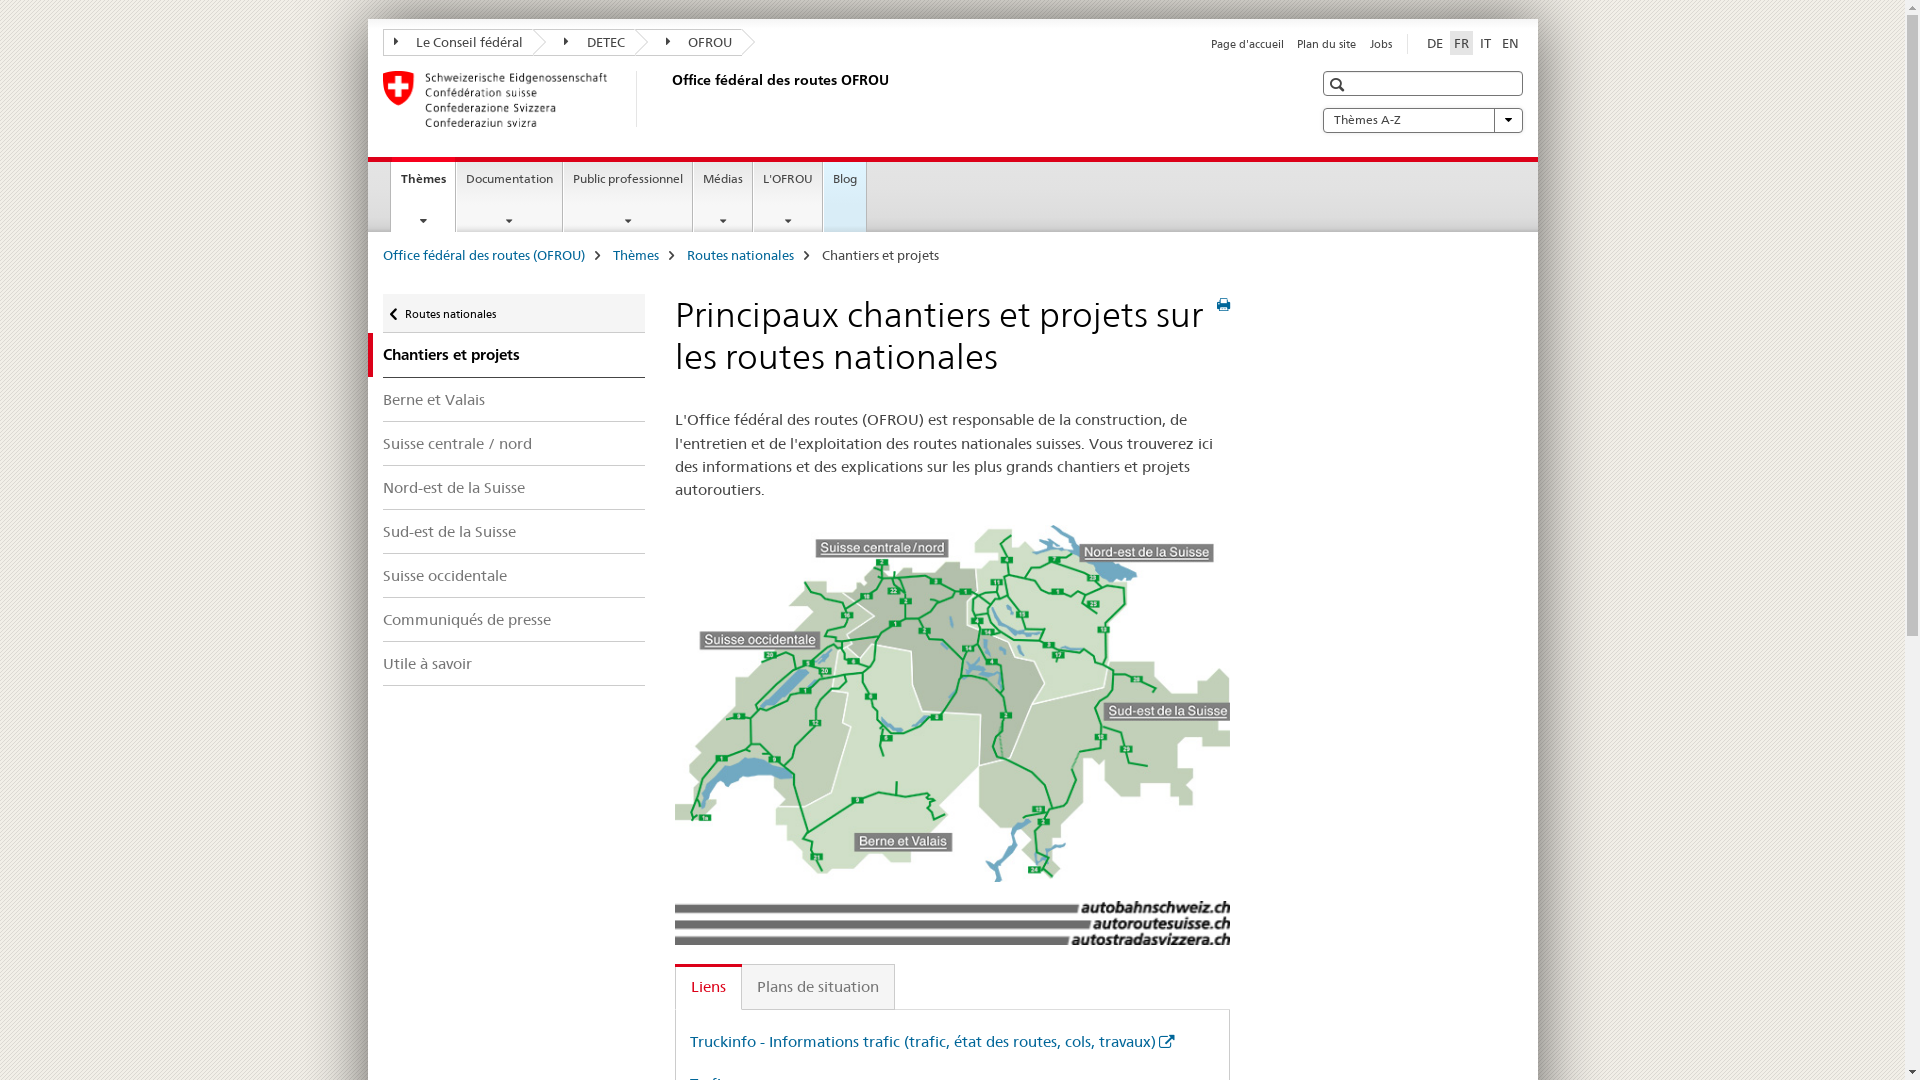  I want to click on 'Suisse centrale / nord', so click(513, 442).